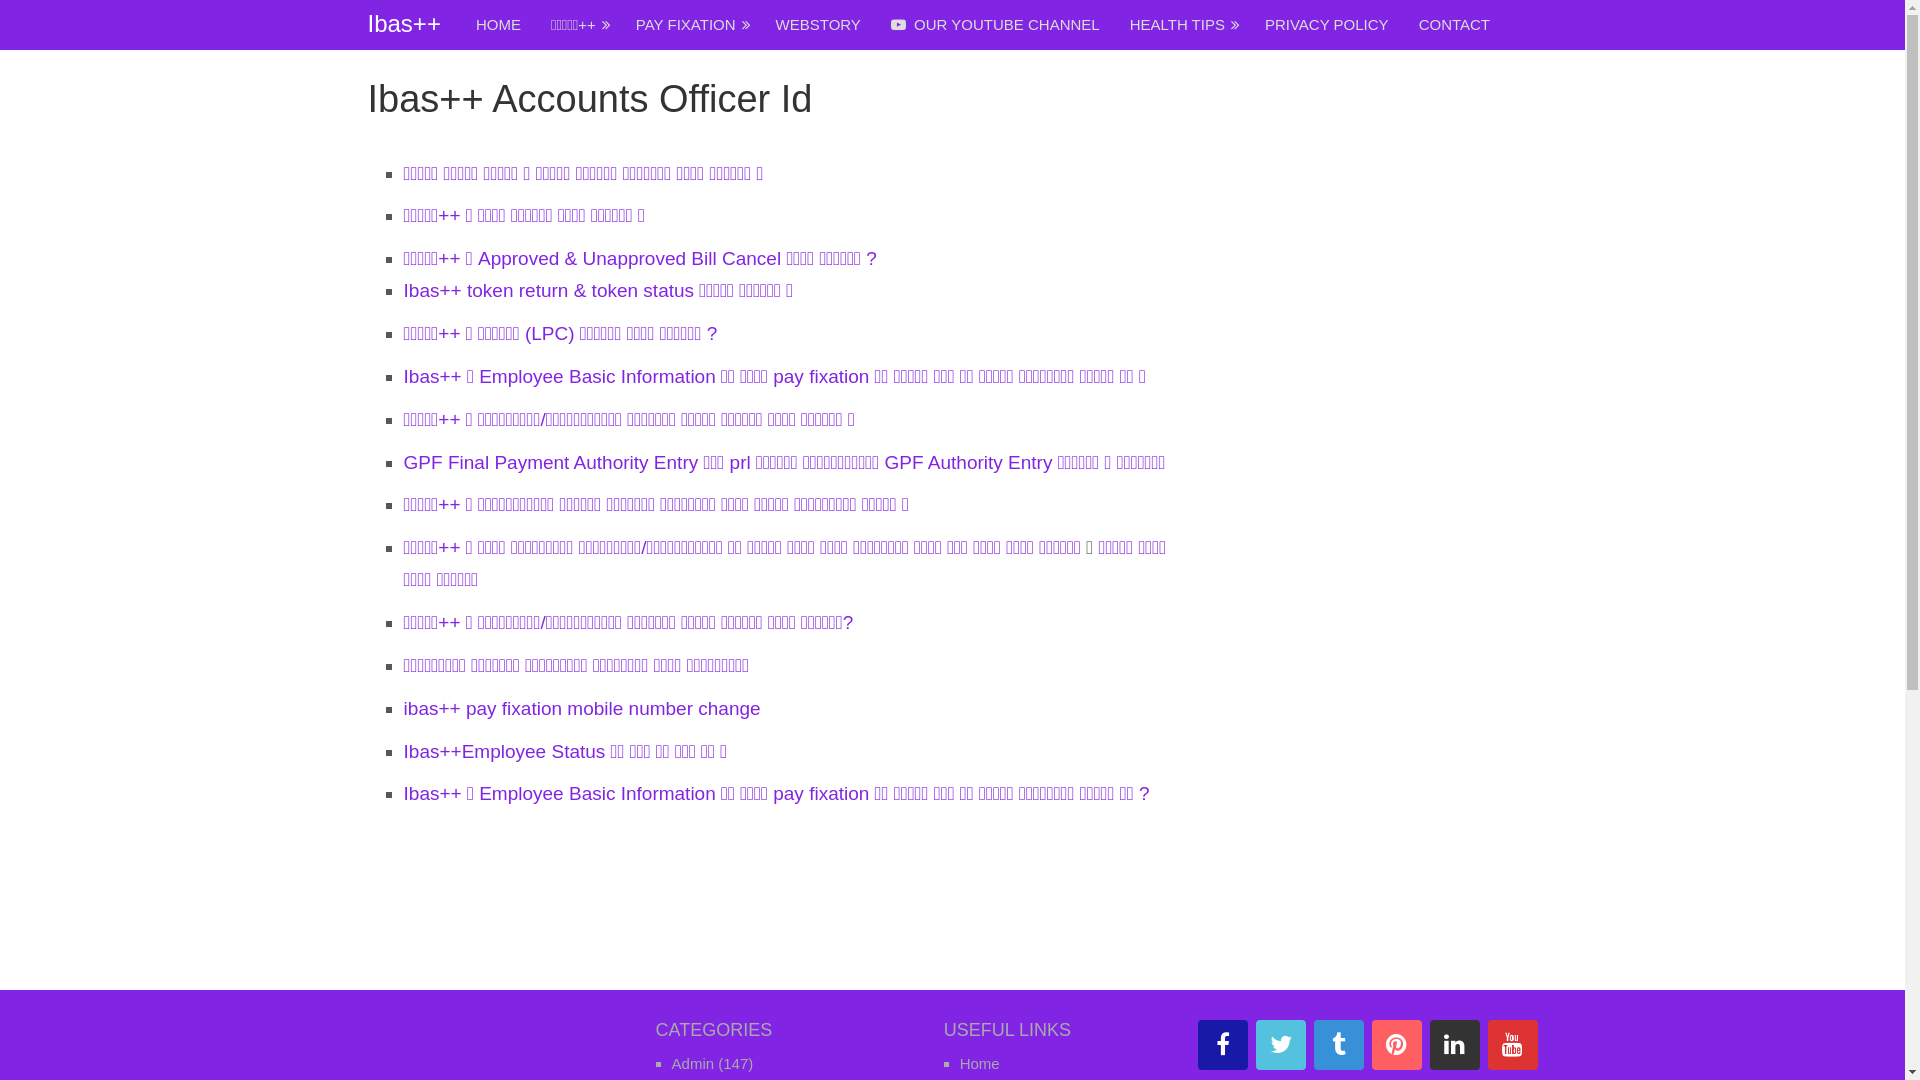  Describe the element at coordinates (581, 707) in the screenshot. I see `'ibas++ pay fixation mobile number change'` at that location.